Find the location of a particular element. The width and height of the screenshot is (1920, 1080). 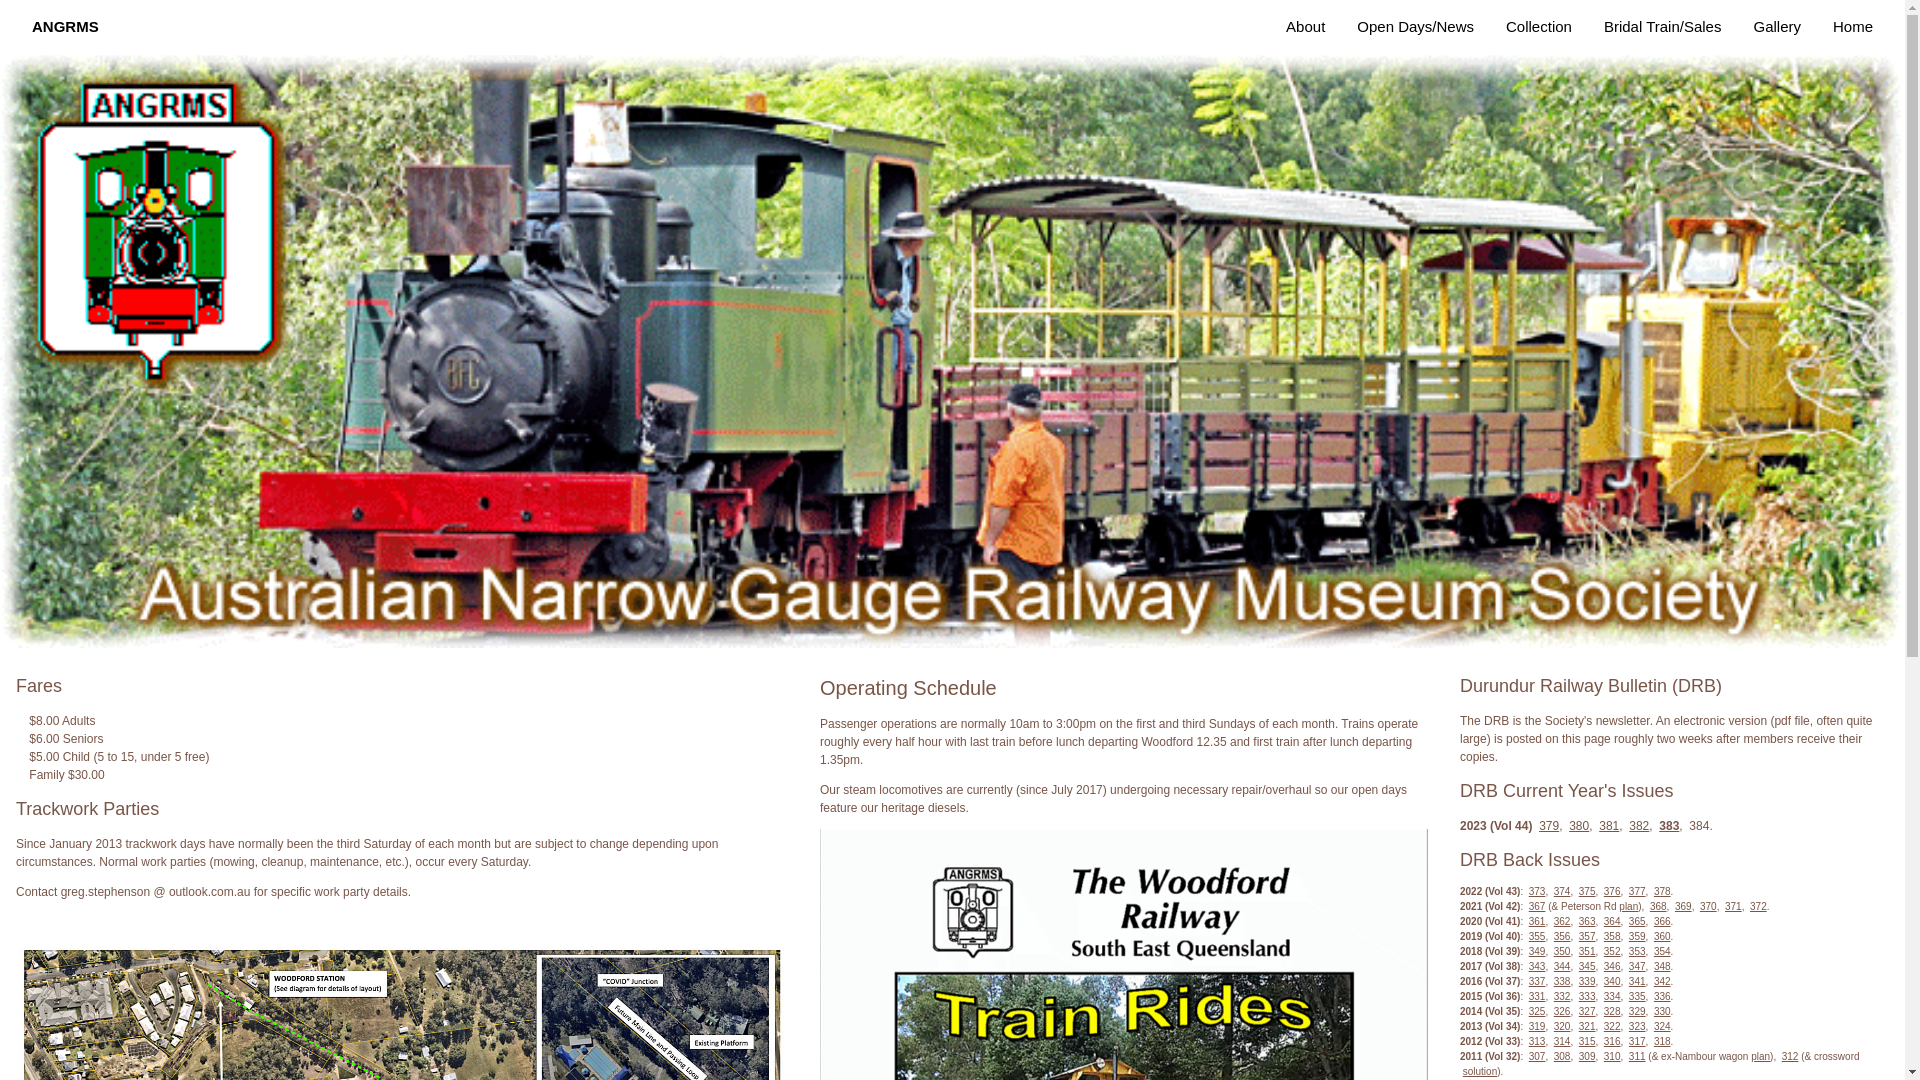

'377' is located at coordinates (1637, 890).